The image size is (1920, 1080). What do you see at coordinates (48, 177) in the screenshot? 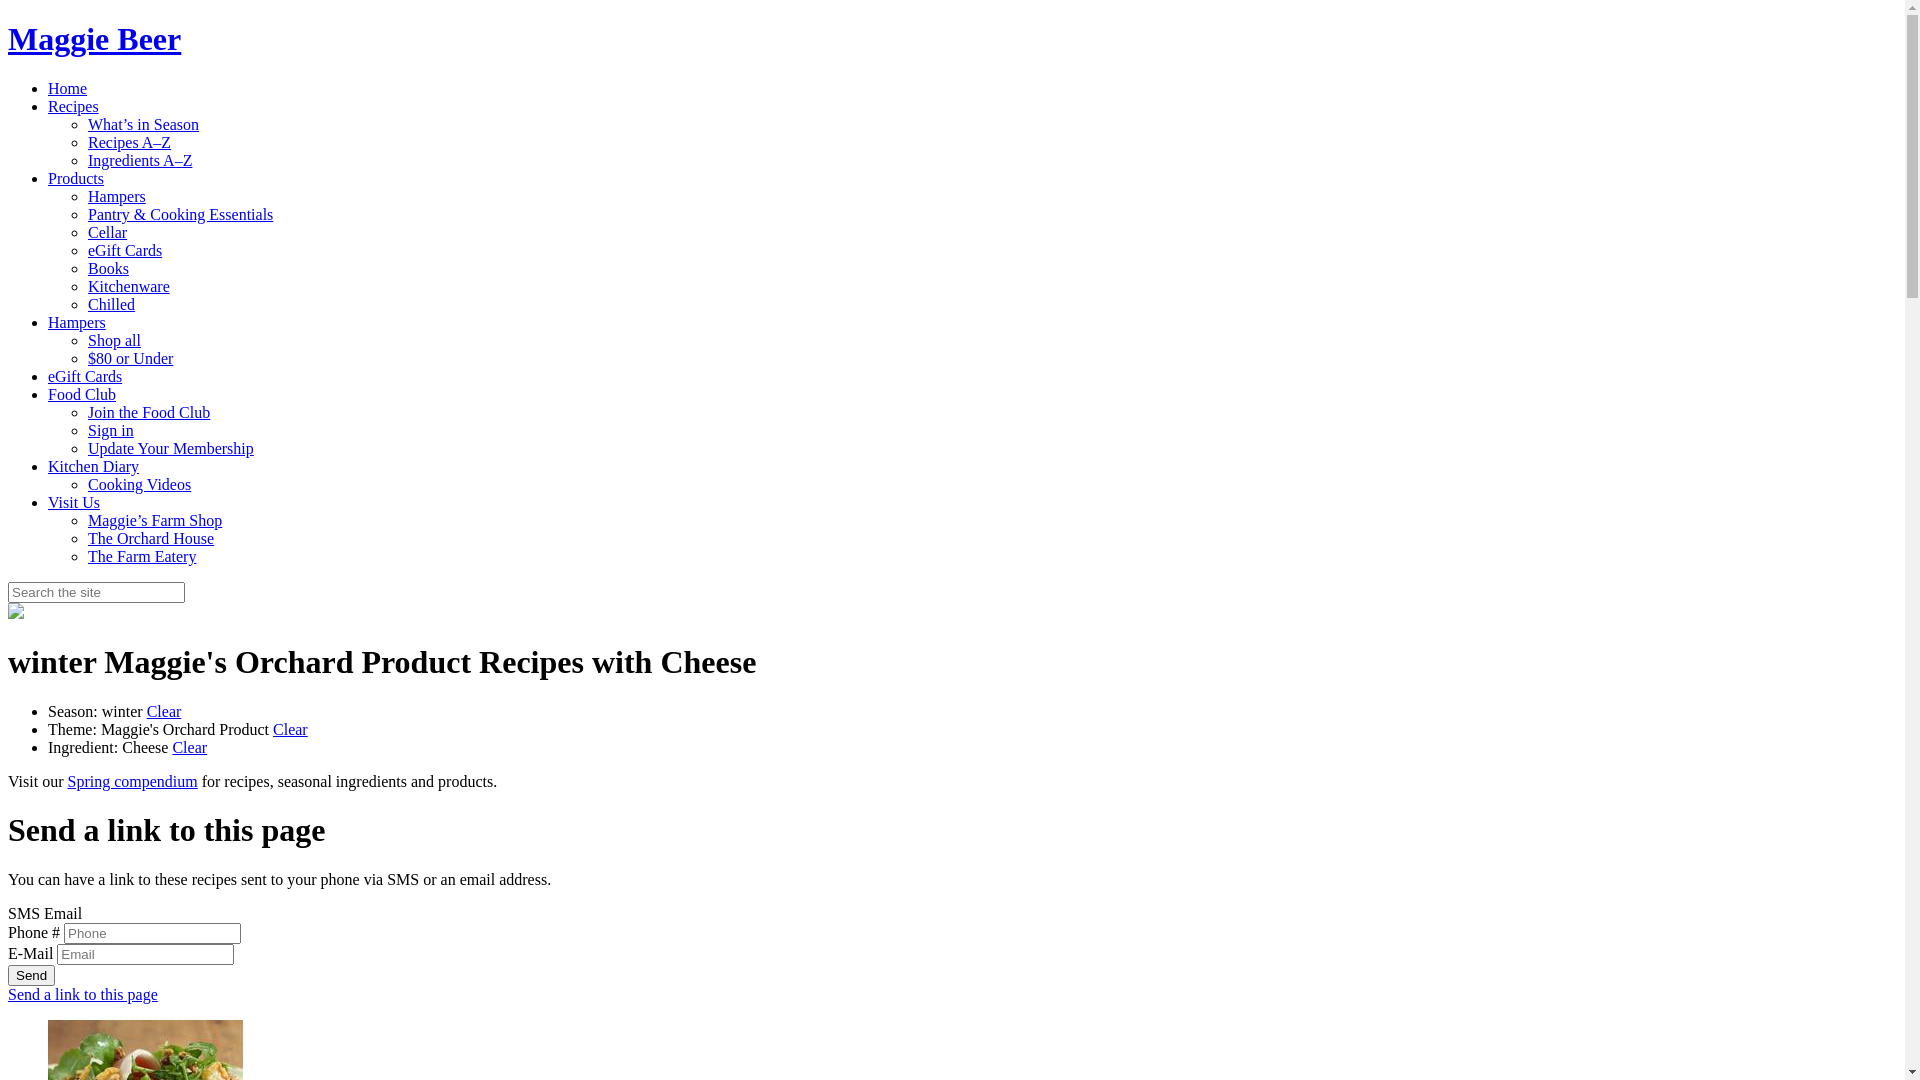
I see `'Products'` at bounding box center [48, 177].